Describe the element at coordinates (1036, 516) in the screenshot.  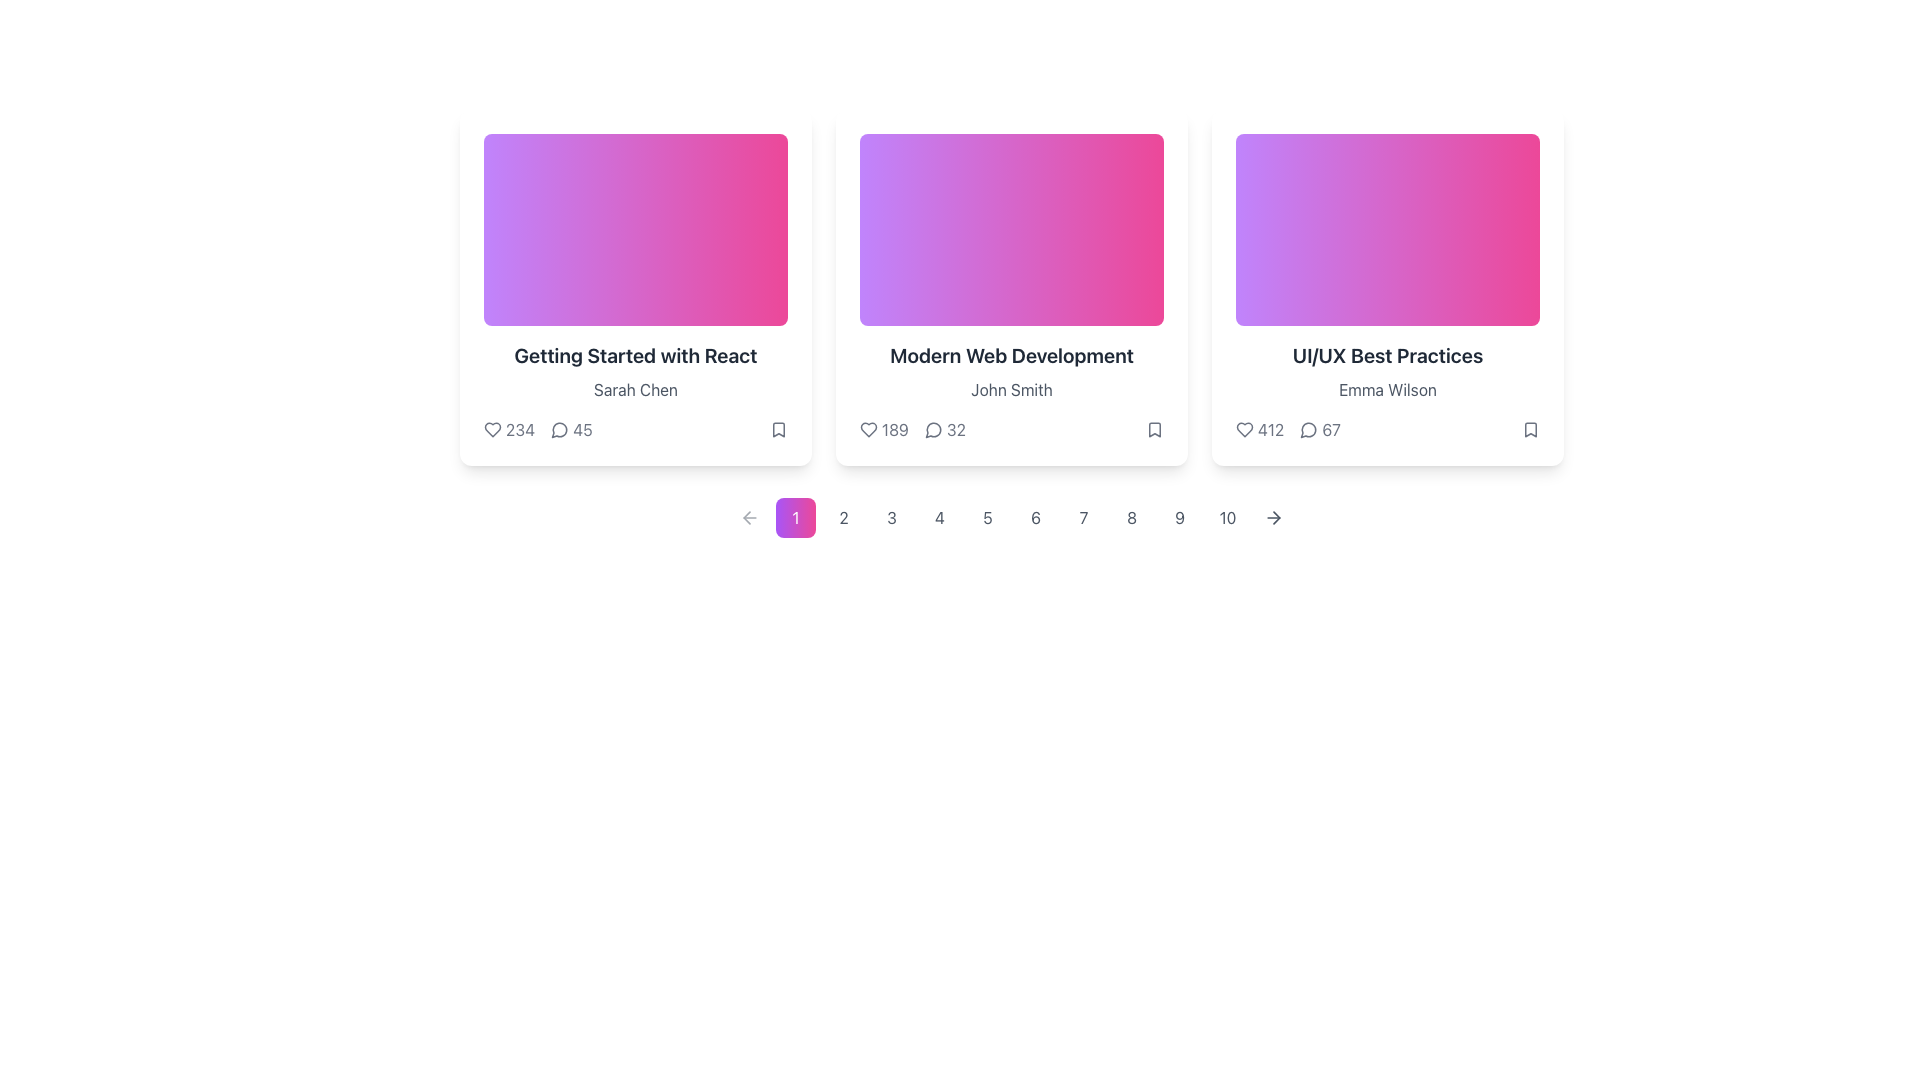
I see `the circular button displaying the number '6', which is part of a horizontal list of navigation buttons` at that location.